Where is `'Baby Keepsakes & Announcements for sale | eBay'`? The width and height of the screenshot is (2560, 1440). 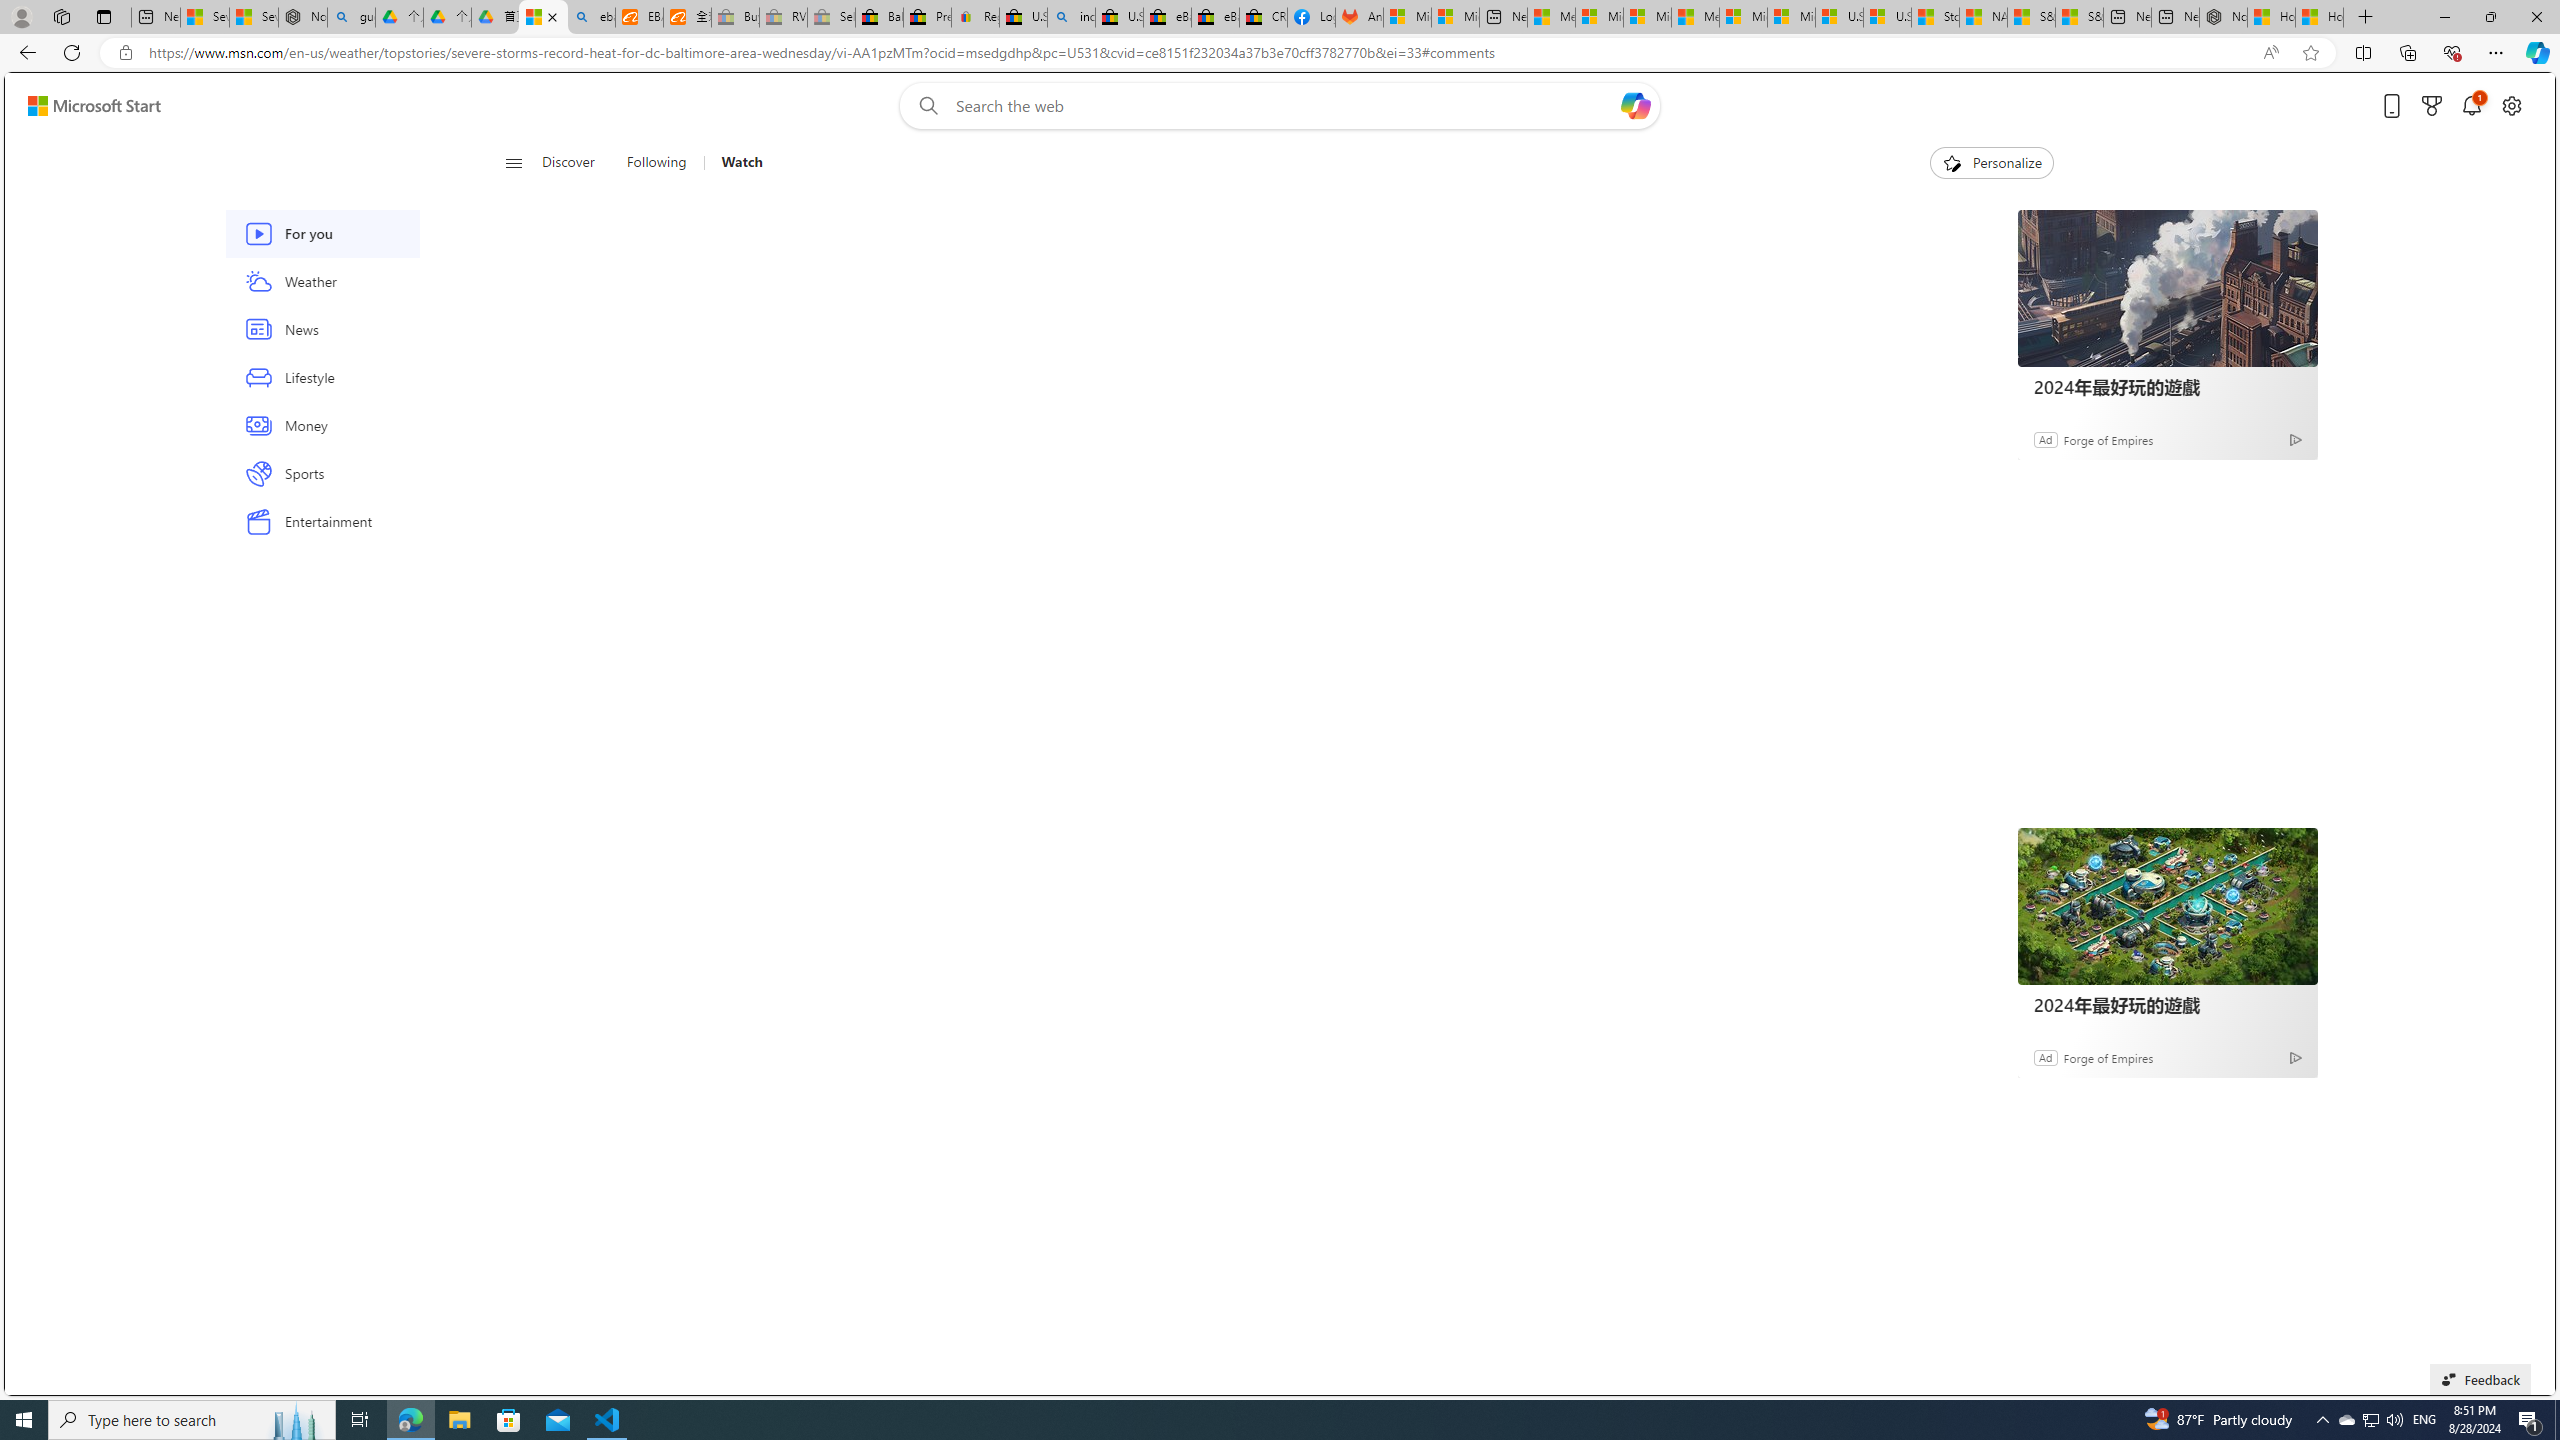 'Baby Keepsakes & Announcements for sale | eBay' is located at coordinates (879, 16).